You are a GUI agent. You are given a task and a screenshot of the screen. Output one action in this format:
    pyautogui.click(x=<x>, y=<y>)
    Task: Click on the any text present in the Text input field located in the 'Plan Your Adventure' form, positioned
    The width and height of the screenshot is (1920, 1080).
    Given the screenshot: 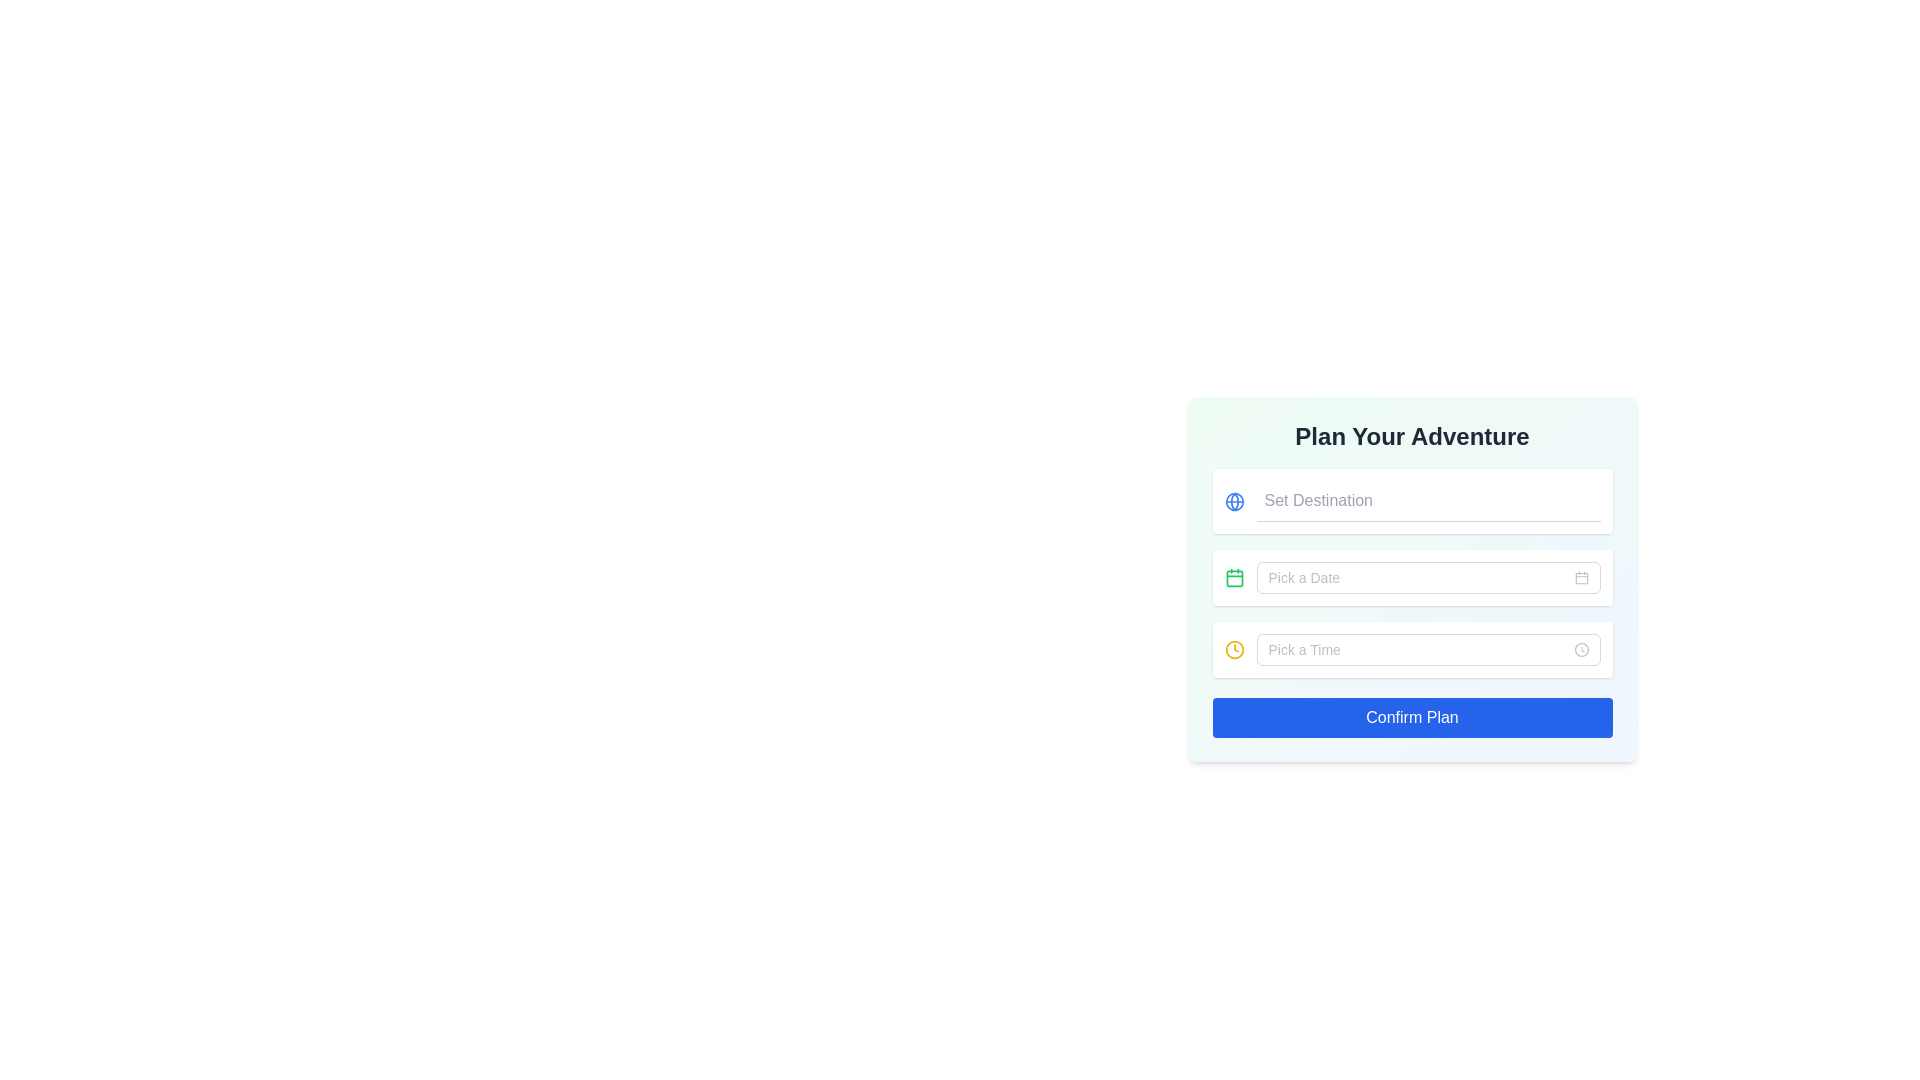 What is the action you would take?
    pyautogui.click(x=1427, y=500)
    